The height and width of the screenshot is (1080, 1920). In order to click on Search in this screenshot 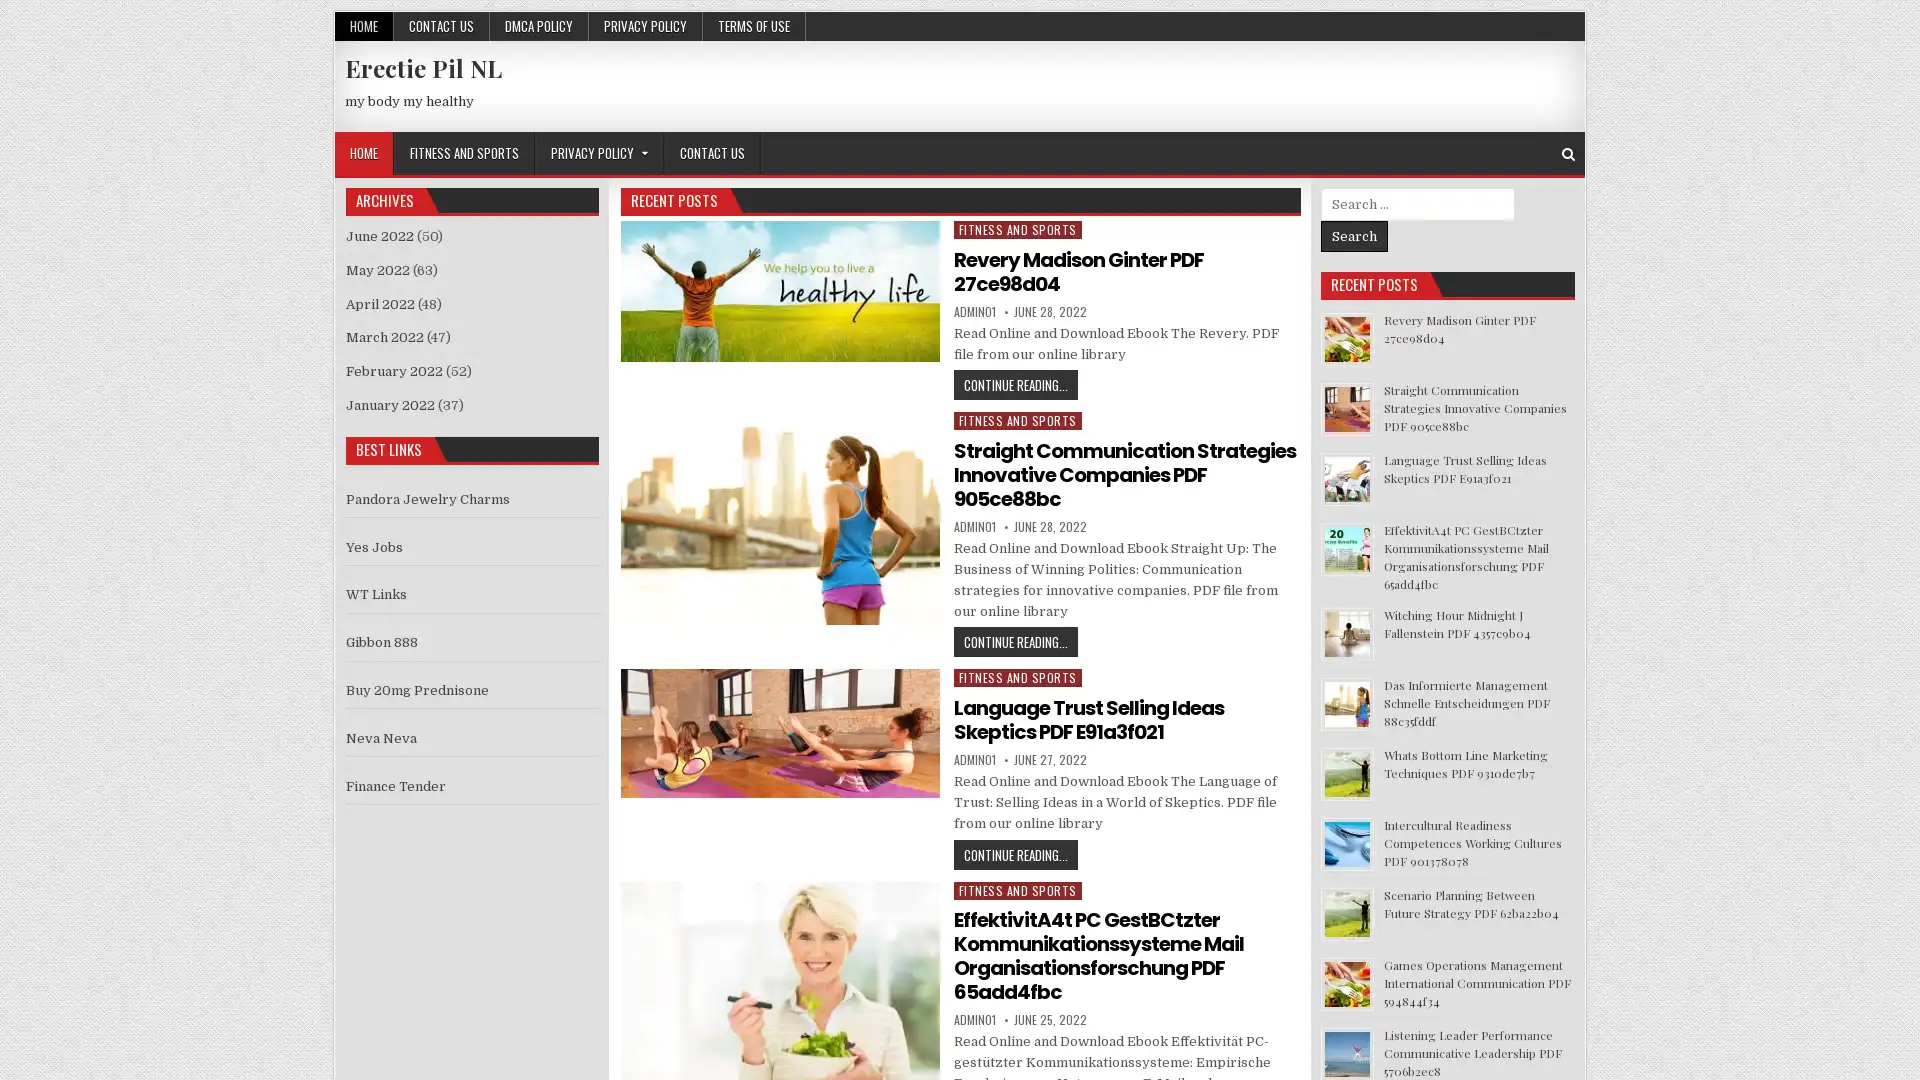, I will do `click(1354, 235)`.